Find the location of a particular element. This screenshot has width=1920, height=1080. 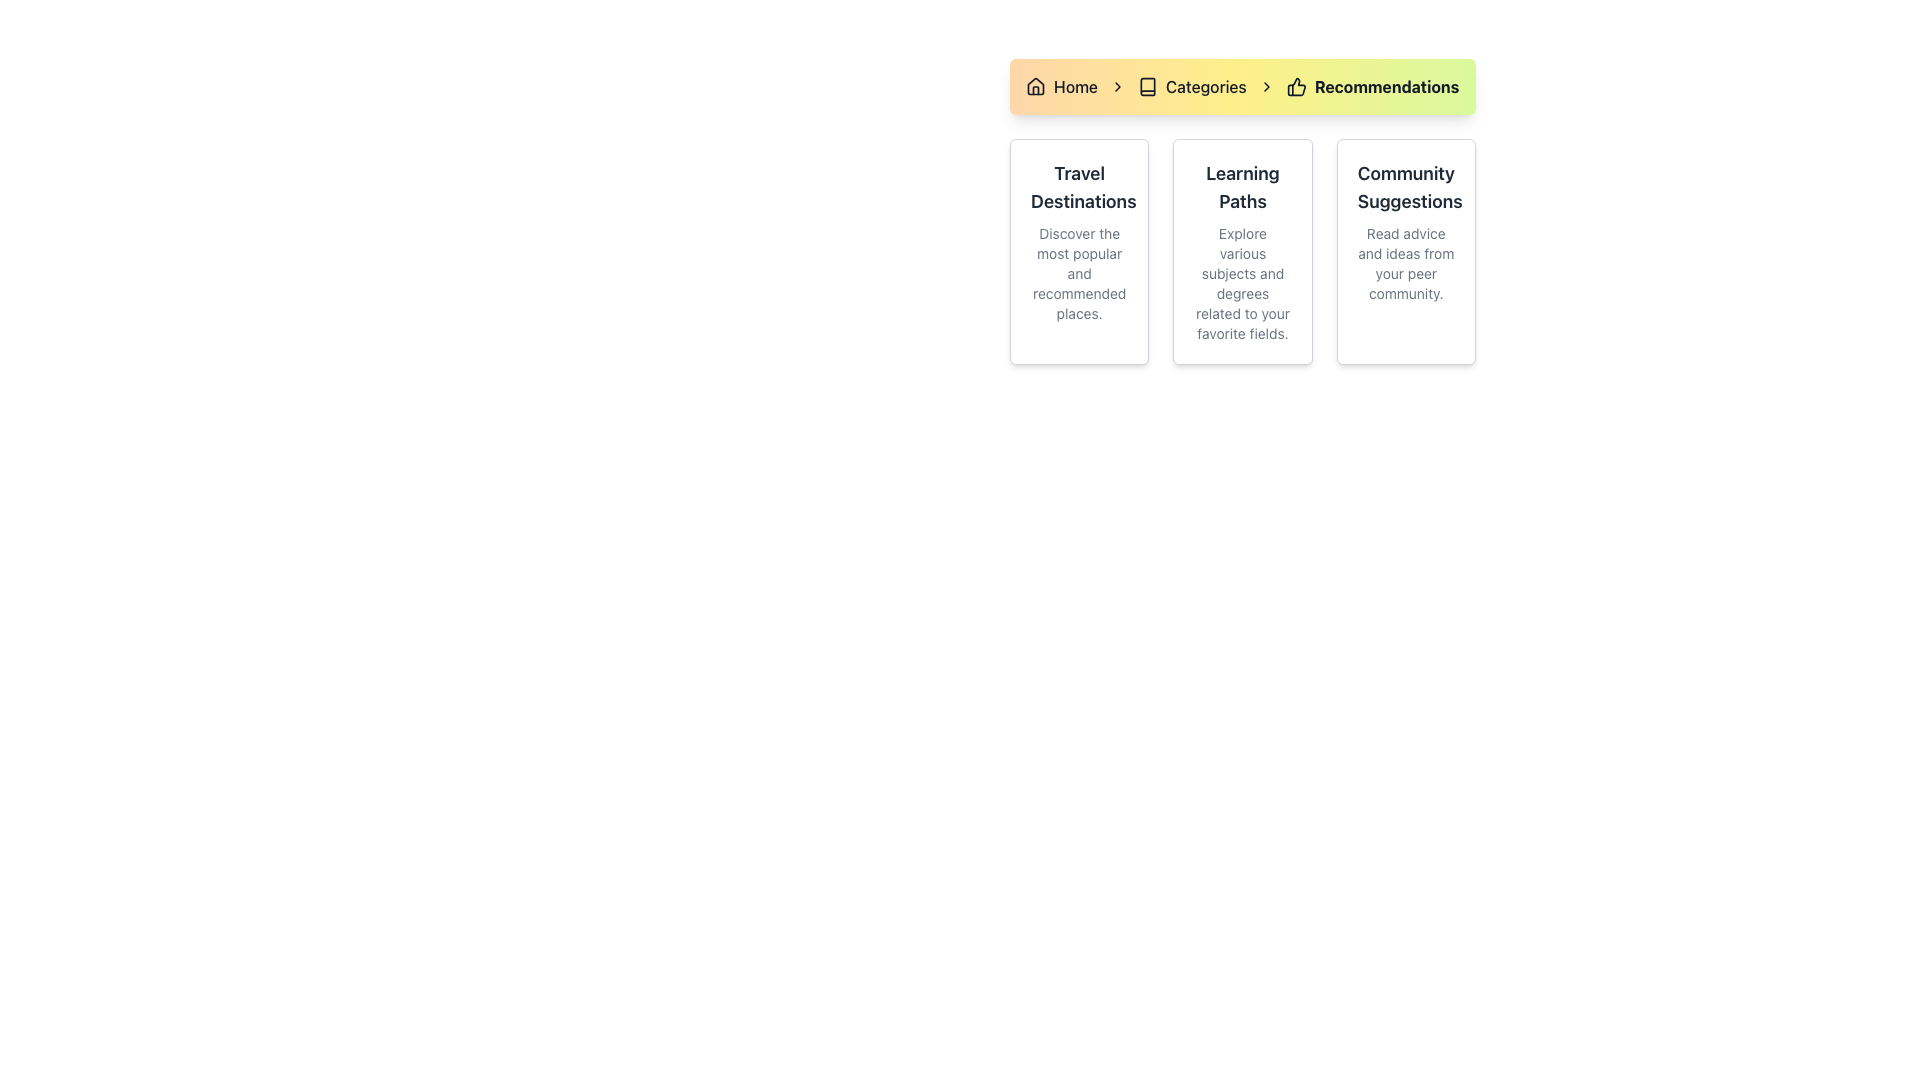

the house-shaped icon in the breadcrumb navigation bar is located at coordinates (1036, 84).